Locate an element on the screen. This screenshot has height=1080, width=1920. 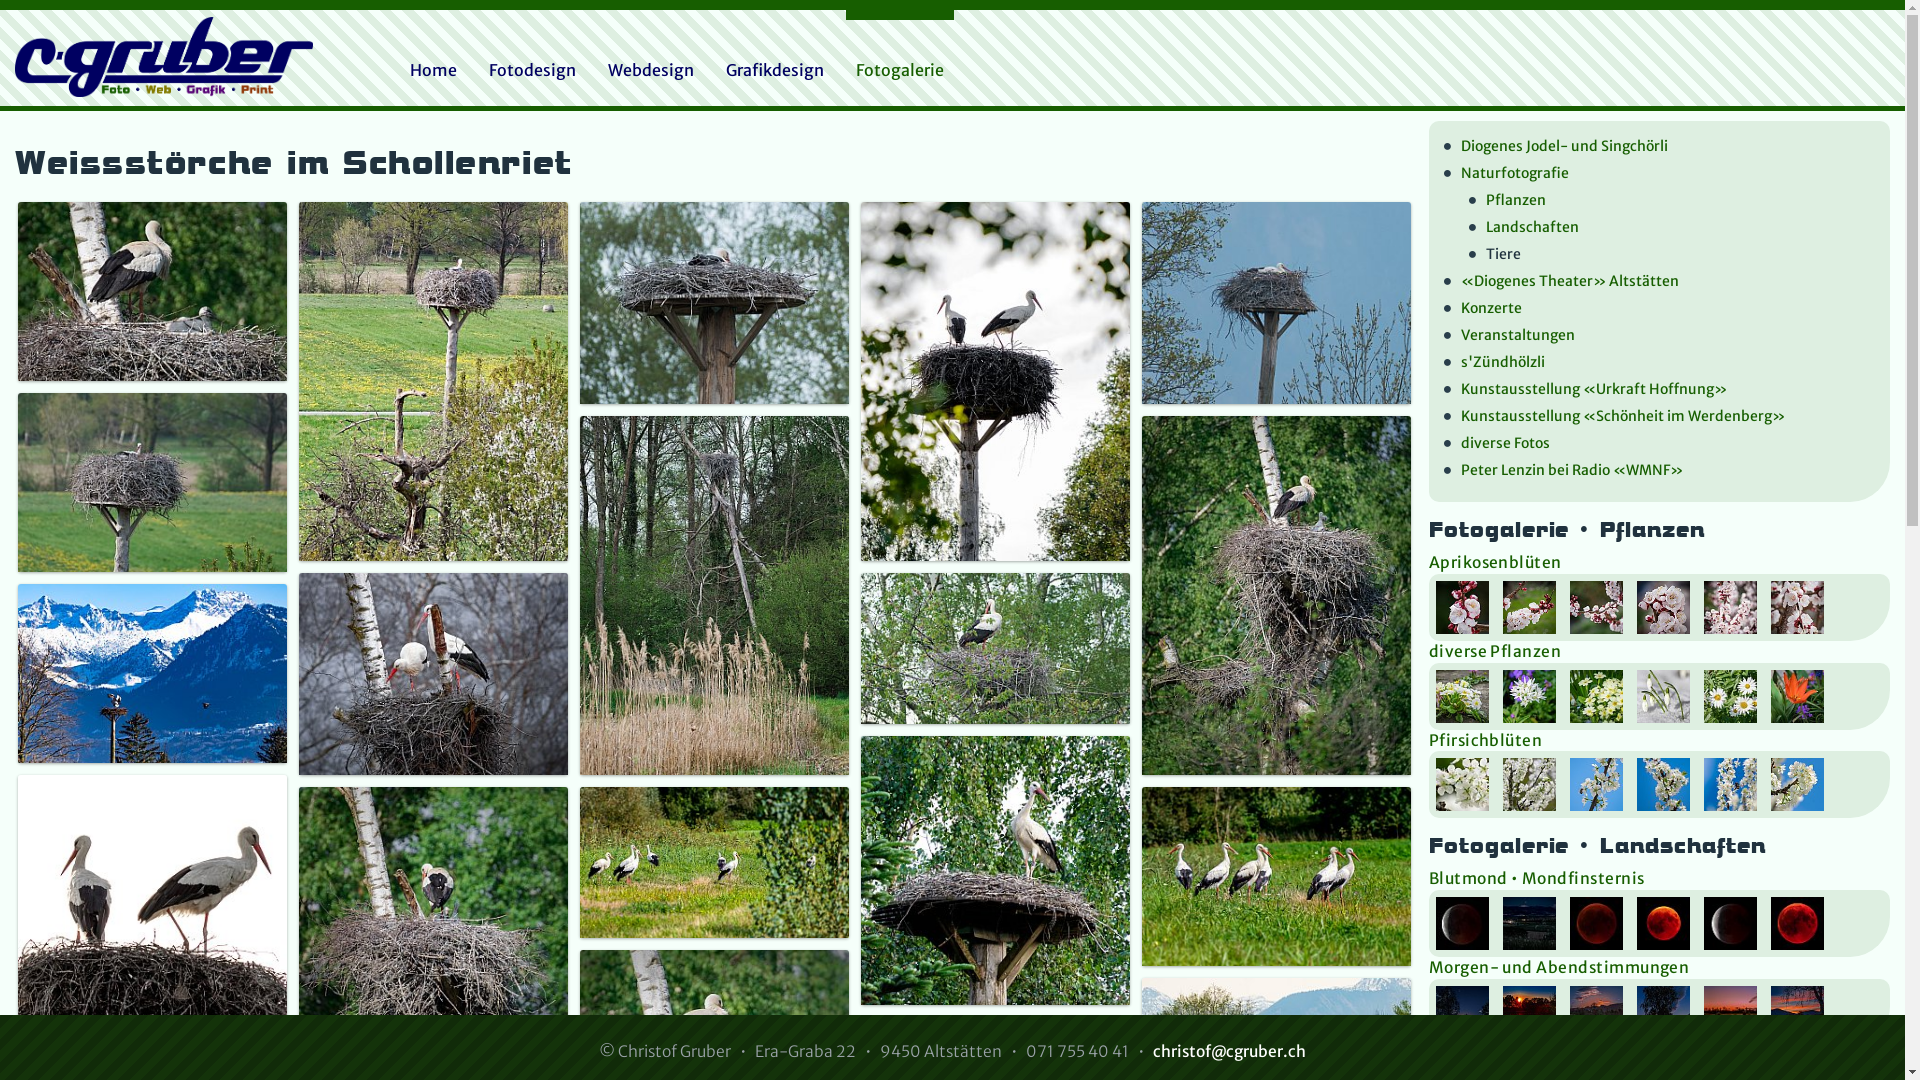
'Landschaften' is located at coordinates (1468, 227).